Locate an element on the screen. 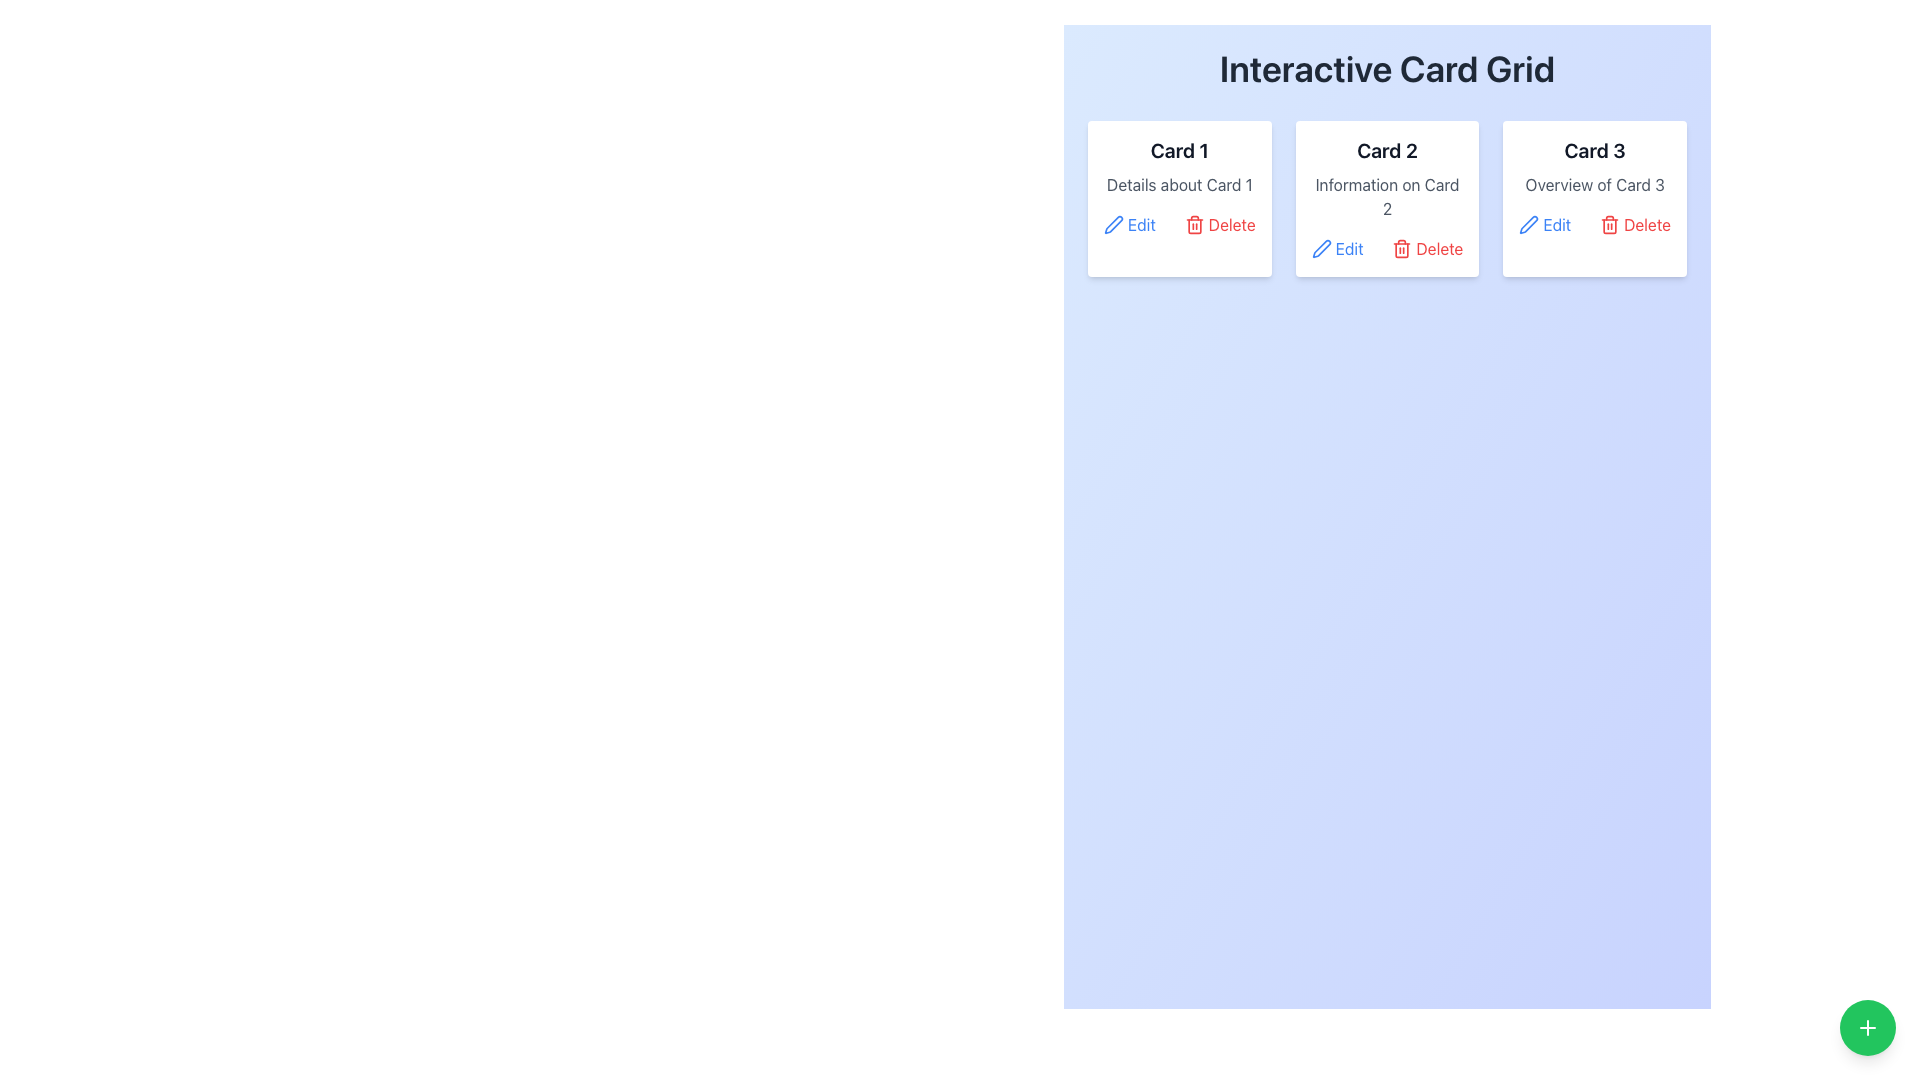 Image resolution: width=1920 pixels, height=1080 pixels. the red trash can icon located between the 'Edit' icon and the 'Delete' text in the 'Card 2' segment of the card grid display is located at coordinates (1401, 248).